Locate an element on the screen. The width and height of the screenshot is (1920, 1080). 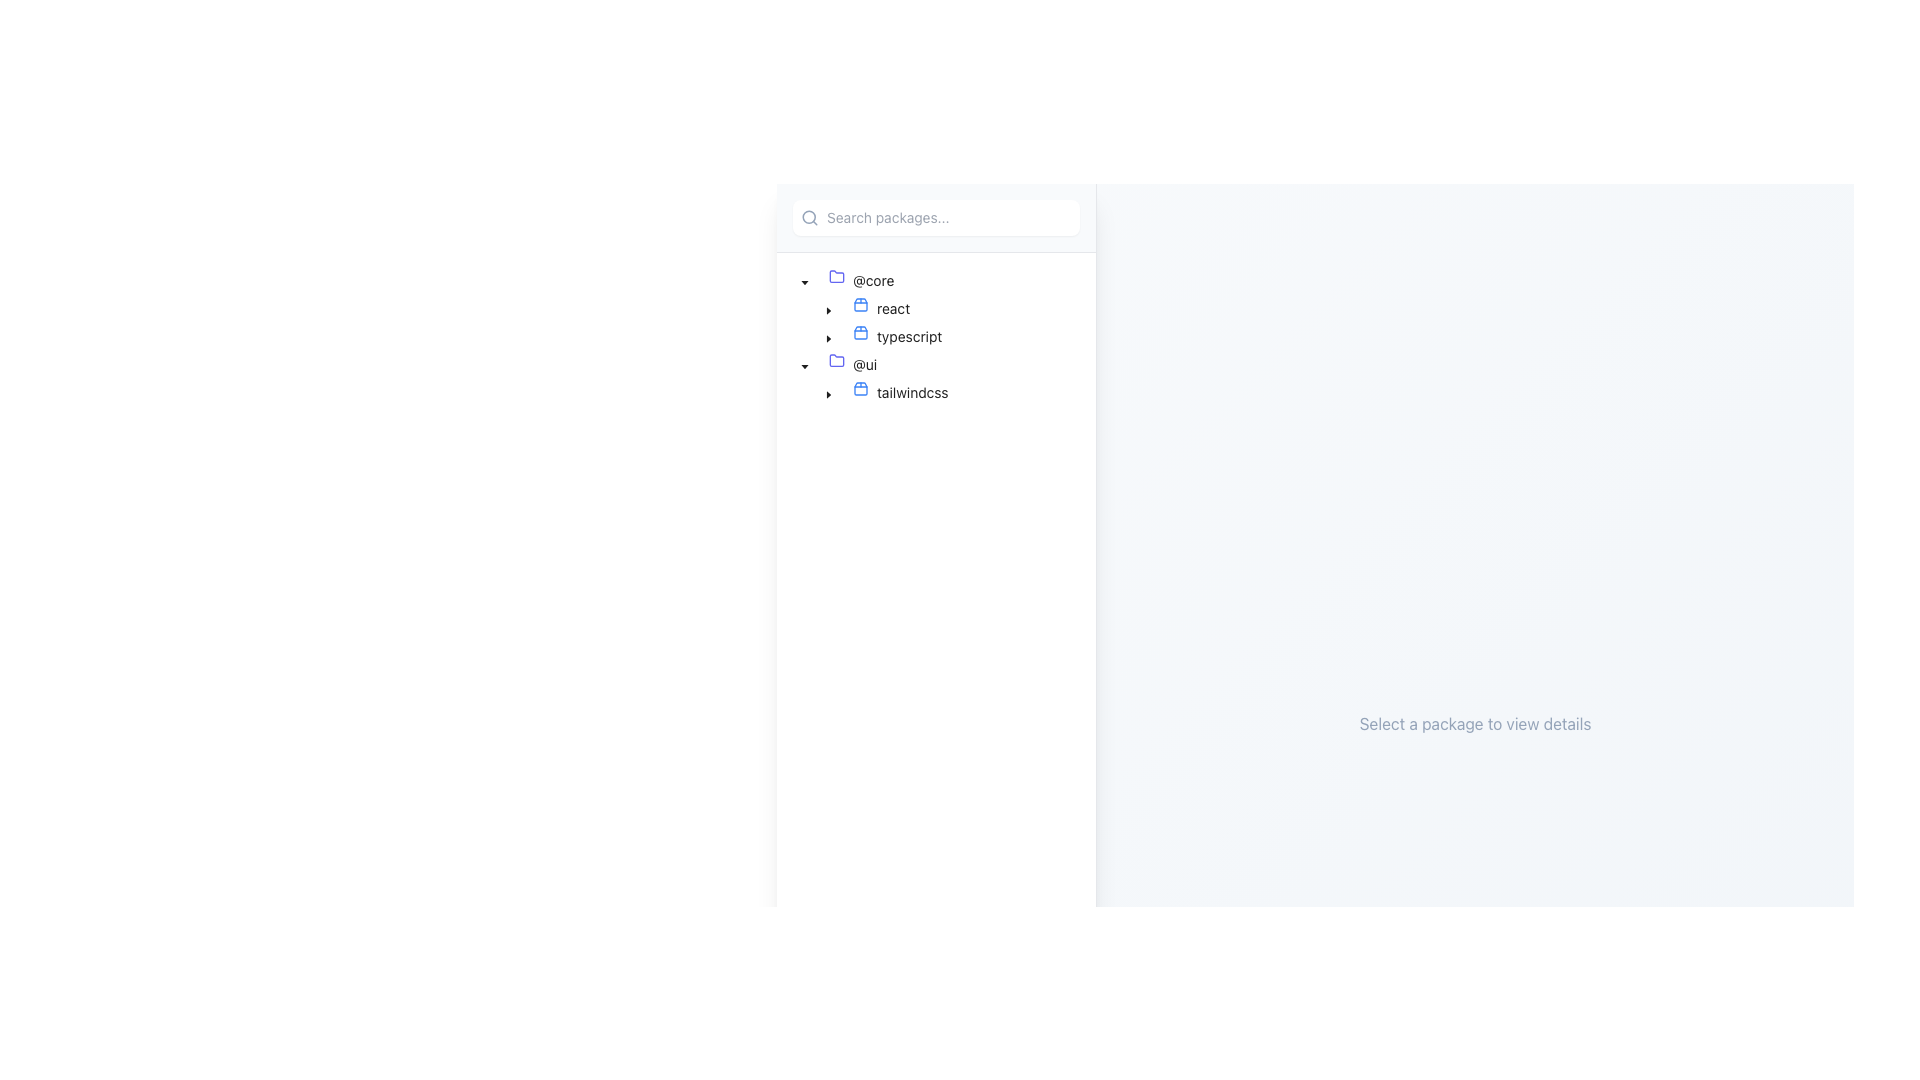
the text label '@core' which is aligned beside the folder icon in the first folder structure of the left-hand panel is located at coordinates (873, 280).